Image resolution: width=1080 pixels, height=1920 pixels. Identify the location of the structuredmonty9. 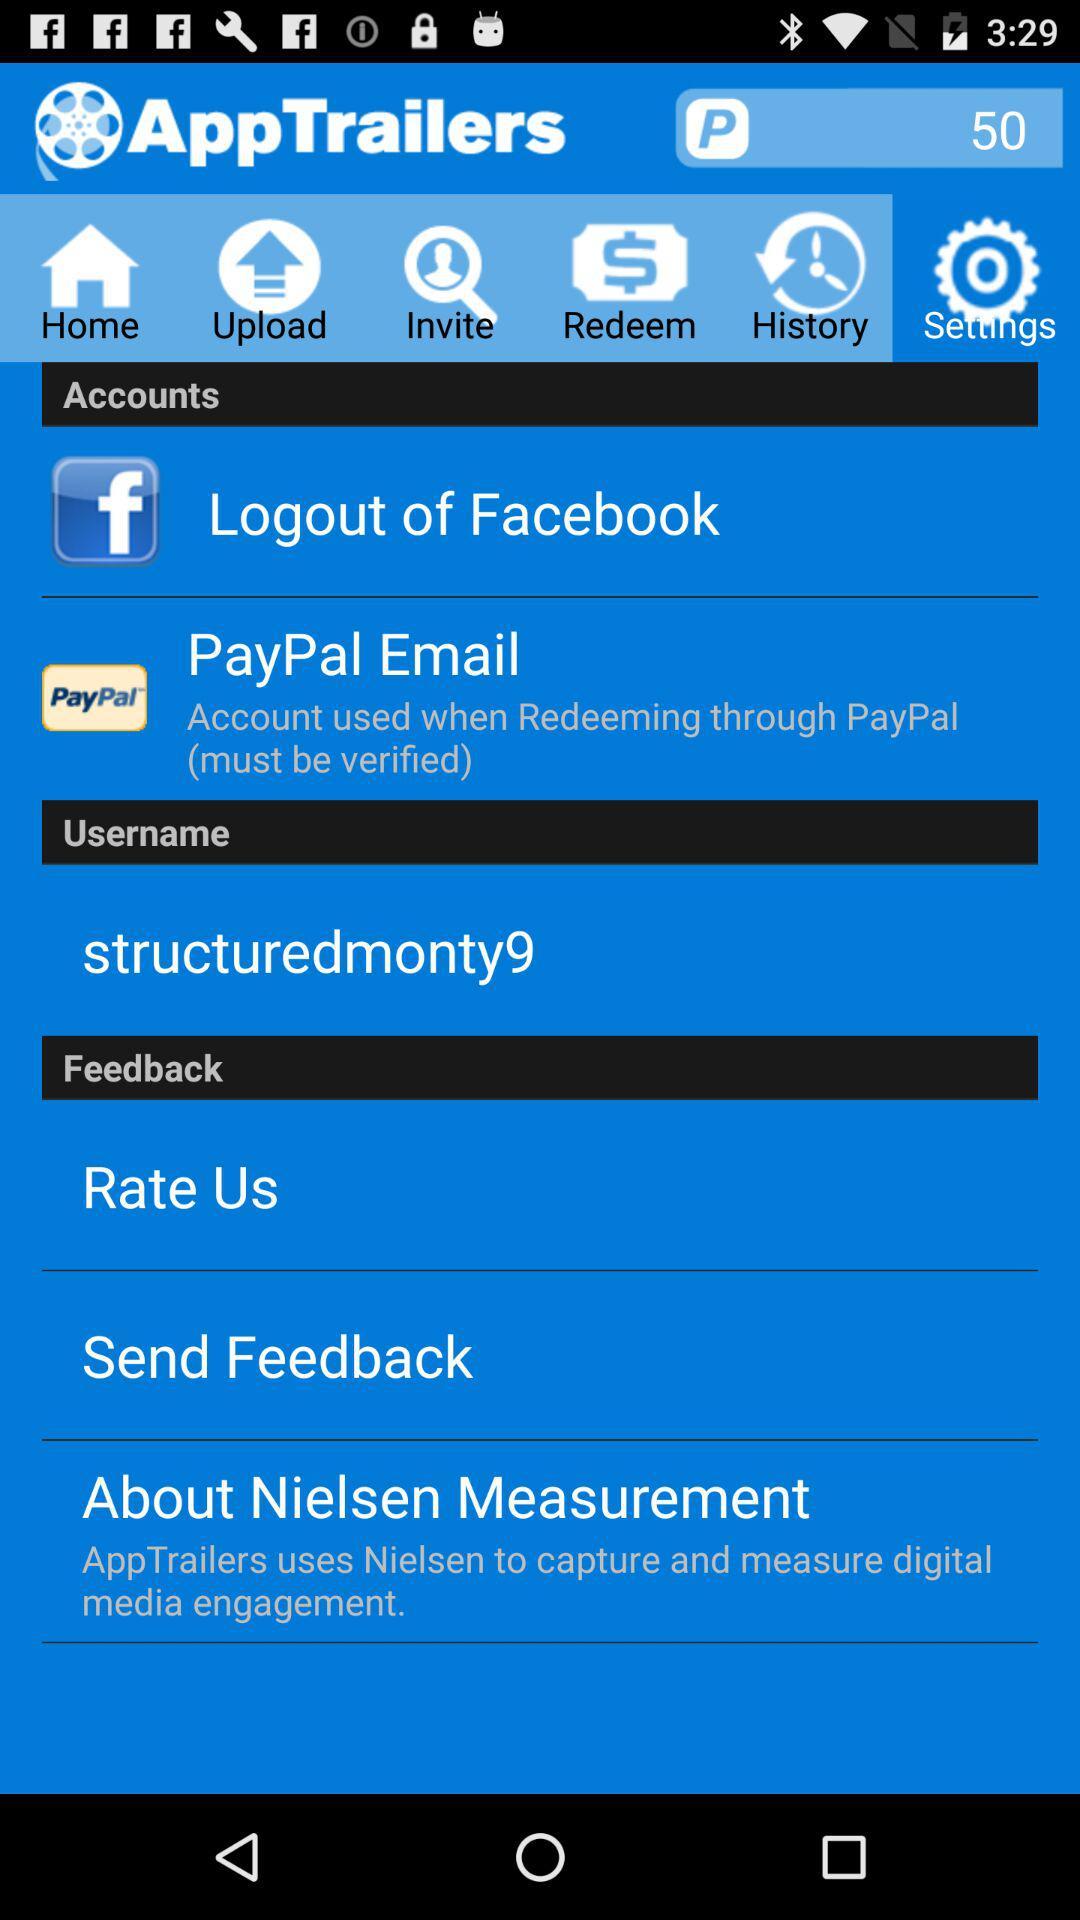
(308, 948).